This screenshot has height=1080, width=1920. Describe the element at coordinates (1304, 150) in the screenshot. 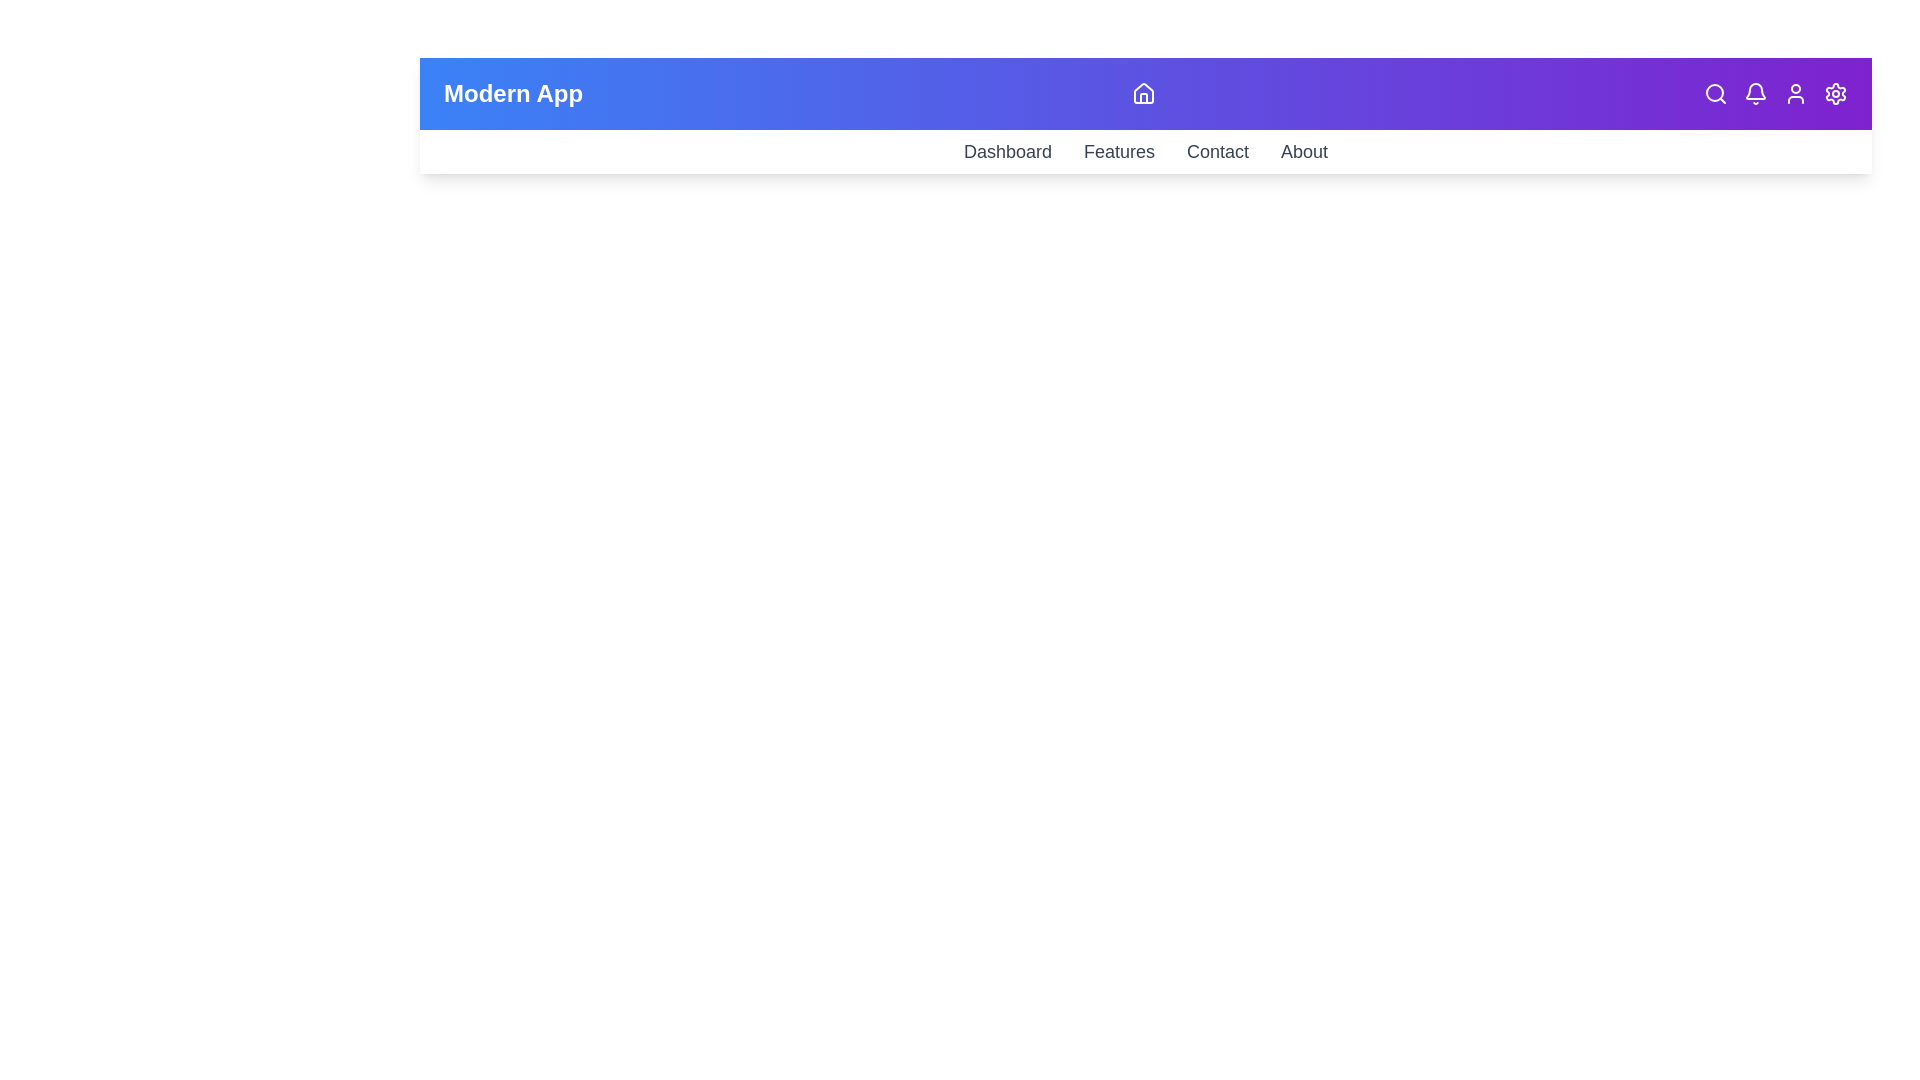

I see `the About navigation link` at that location.